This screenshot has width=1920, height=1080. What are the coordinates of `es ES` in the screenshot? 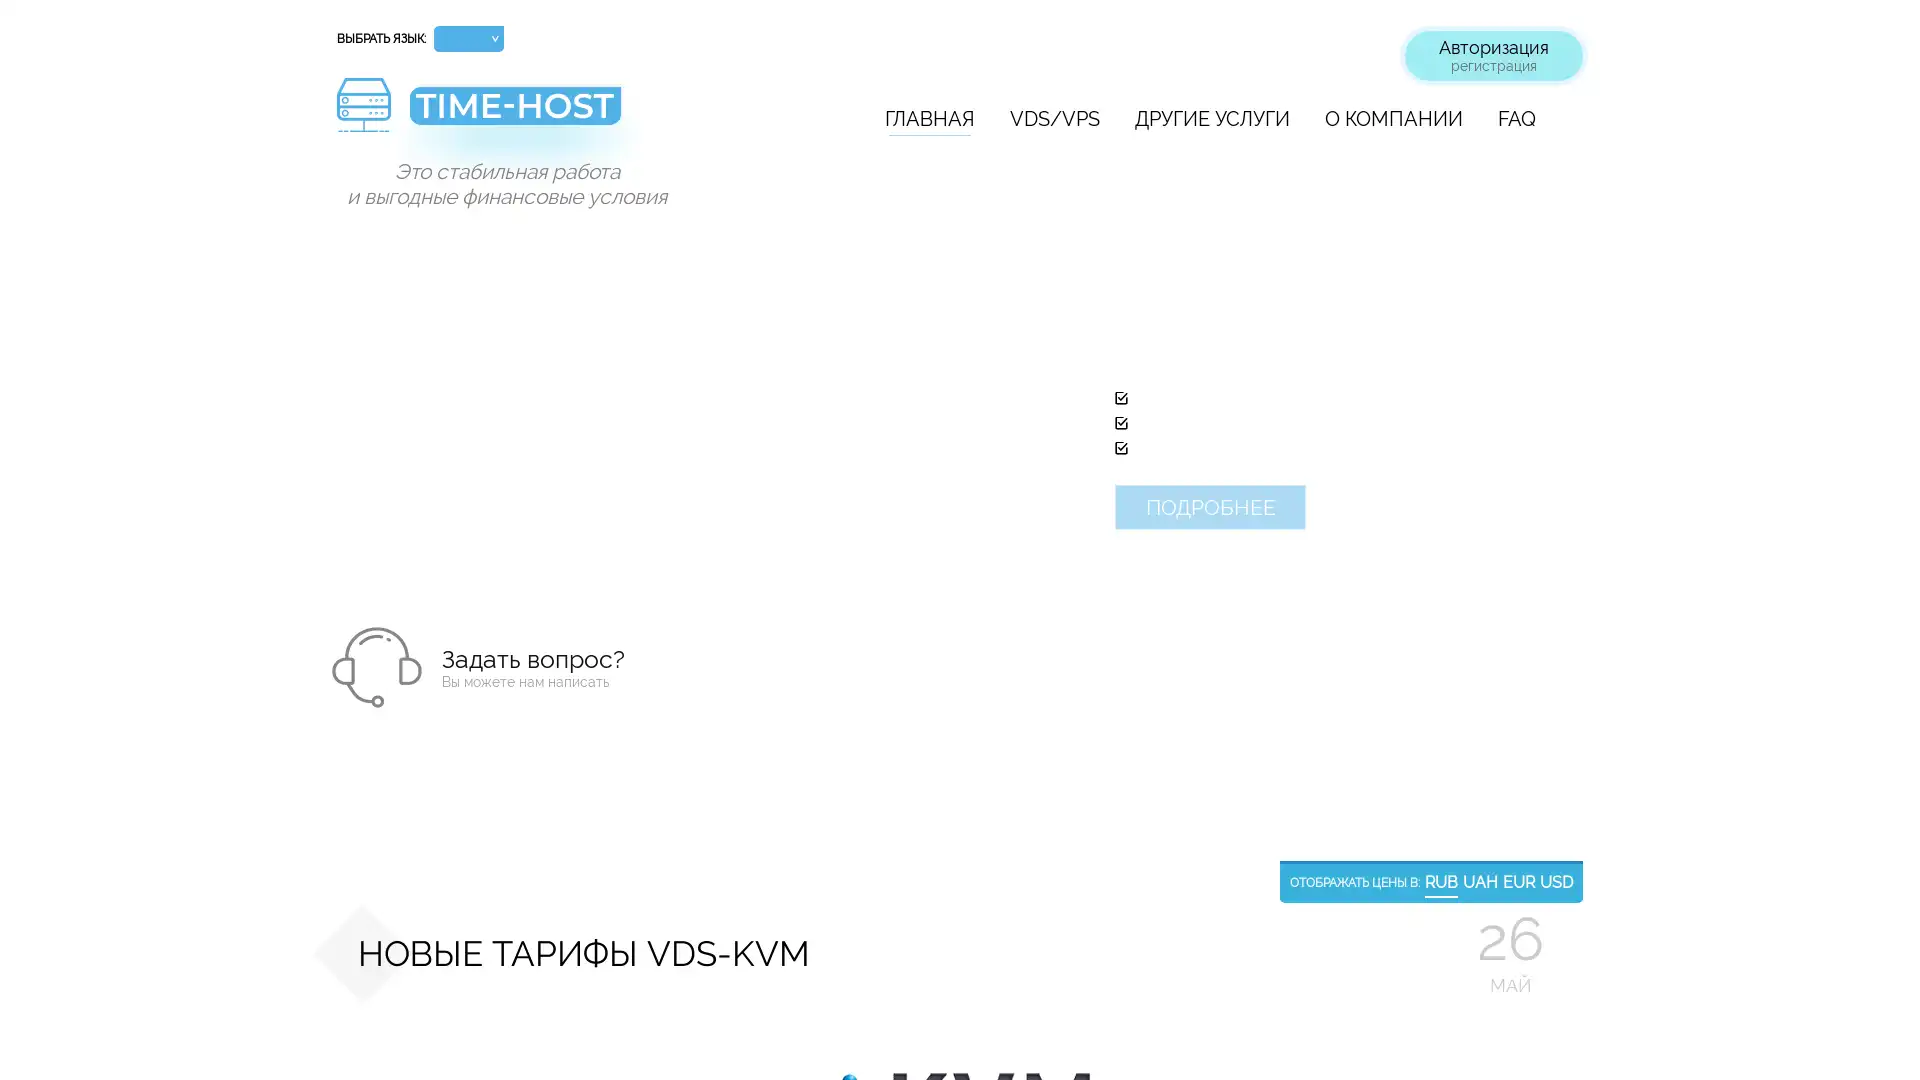 It's located at (468, 195).